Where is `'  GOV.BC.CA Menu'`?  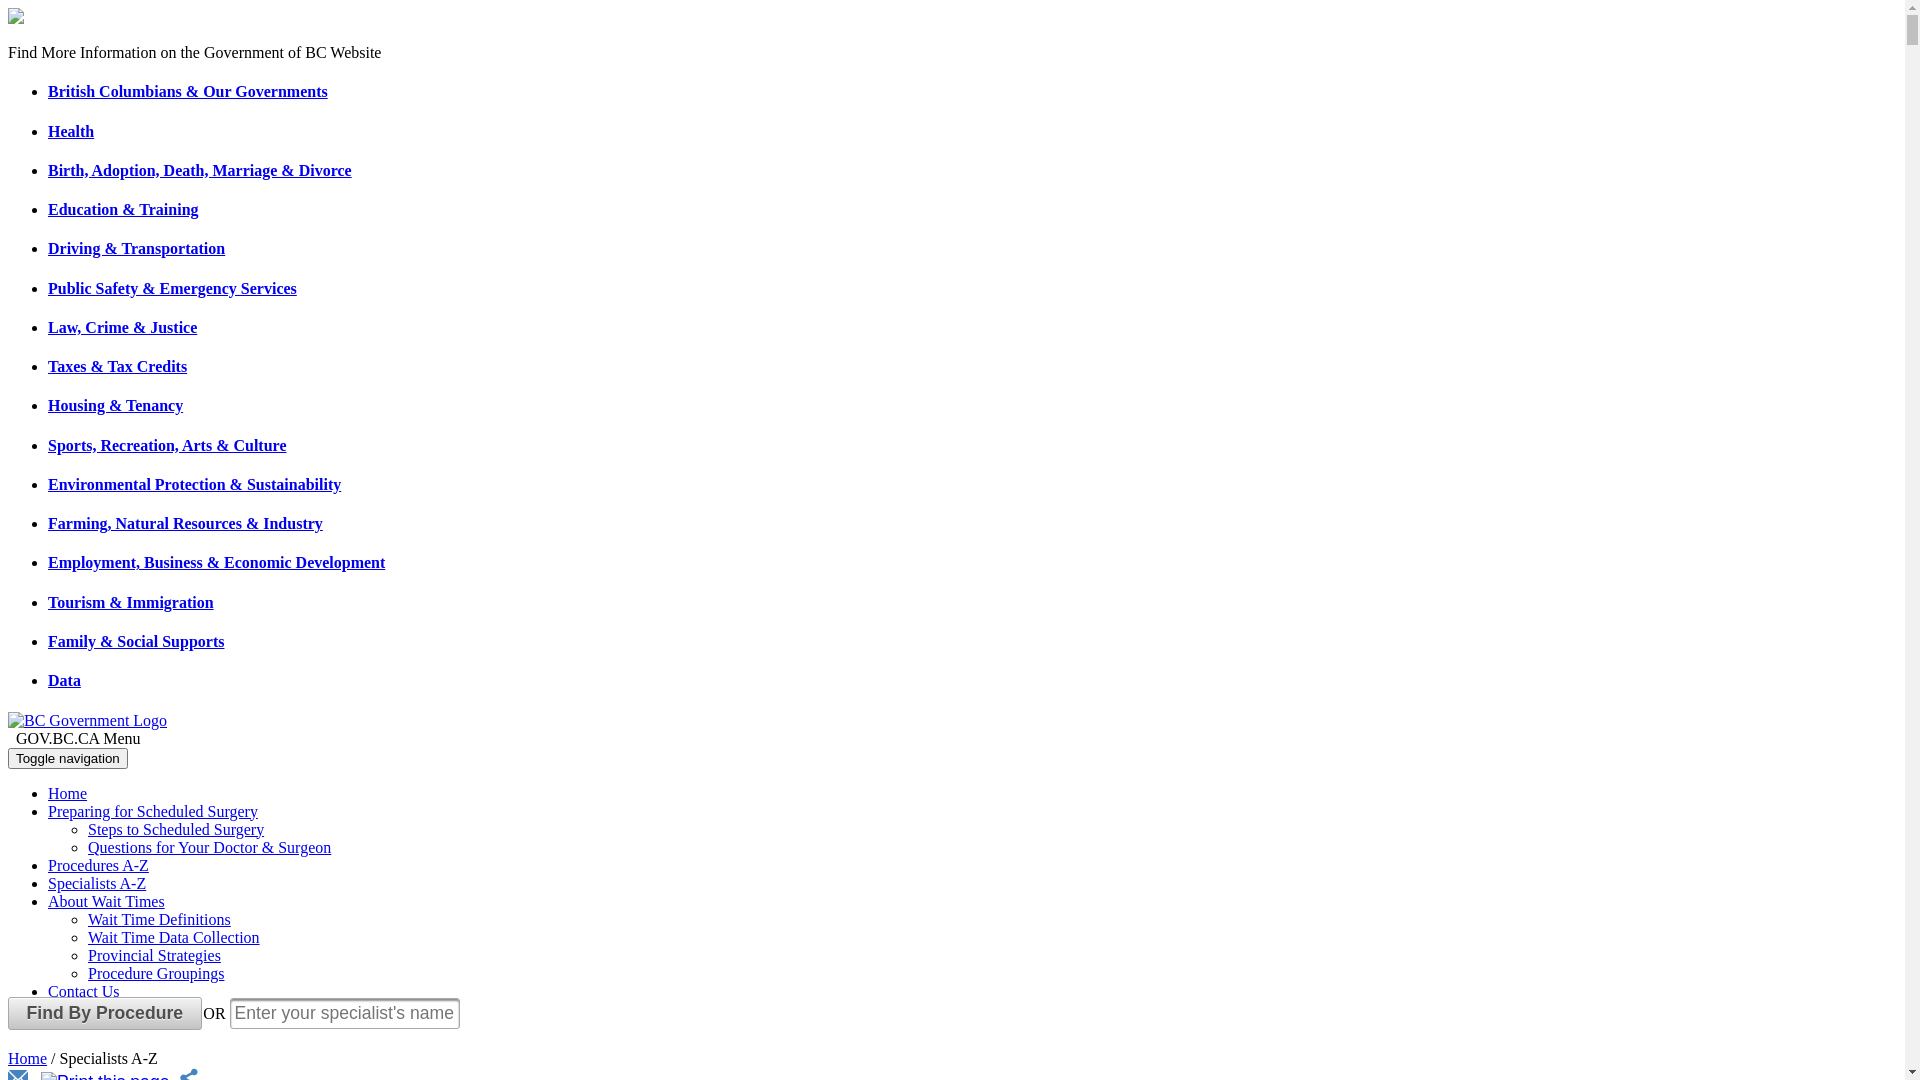
'  GOV.BC.CA Menu' is located at coordinates (951, 739).